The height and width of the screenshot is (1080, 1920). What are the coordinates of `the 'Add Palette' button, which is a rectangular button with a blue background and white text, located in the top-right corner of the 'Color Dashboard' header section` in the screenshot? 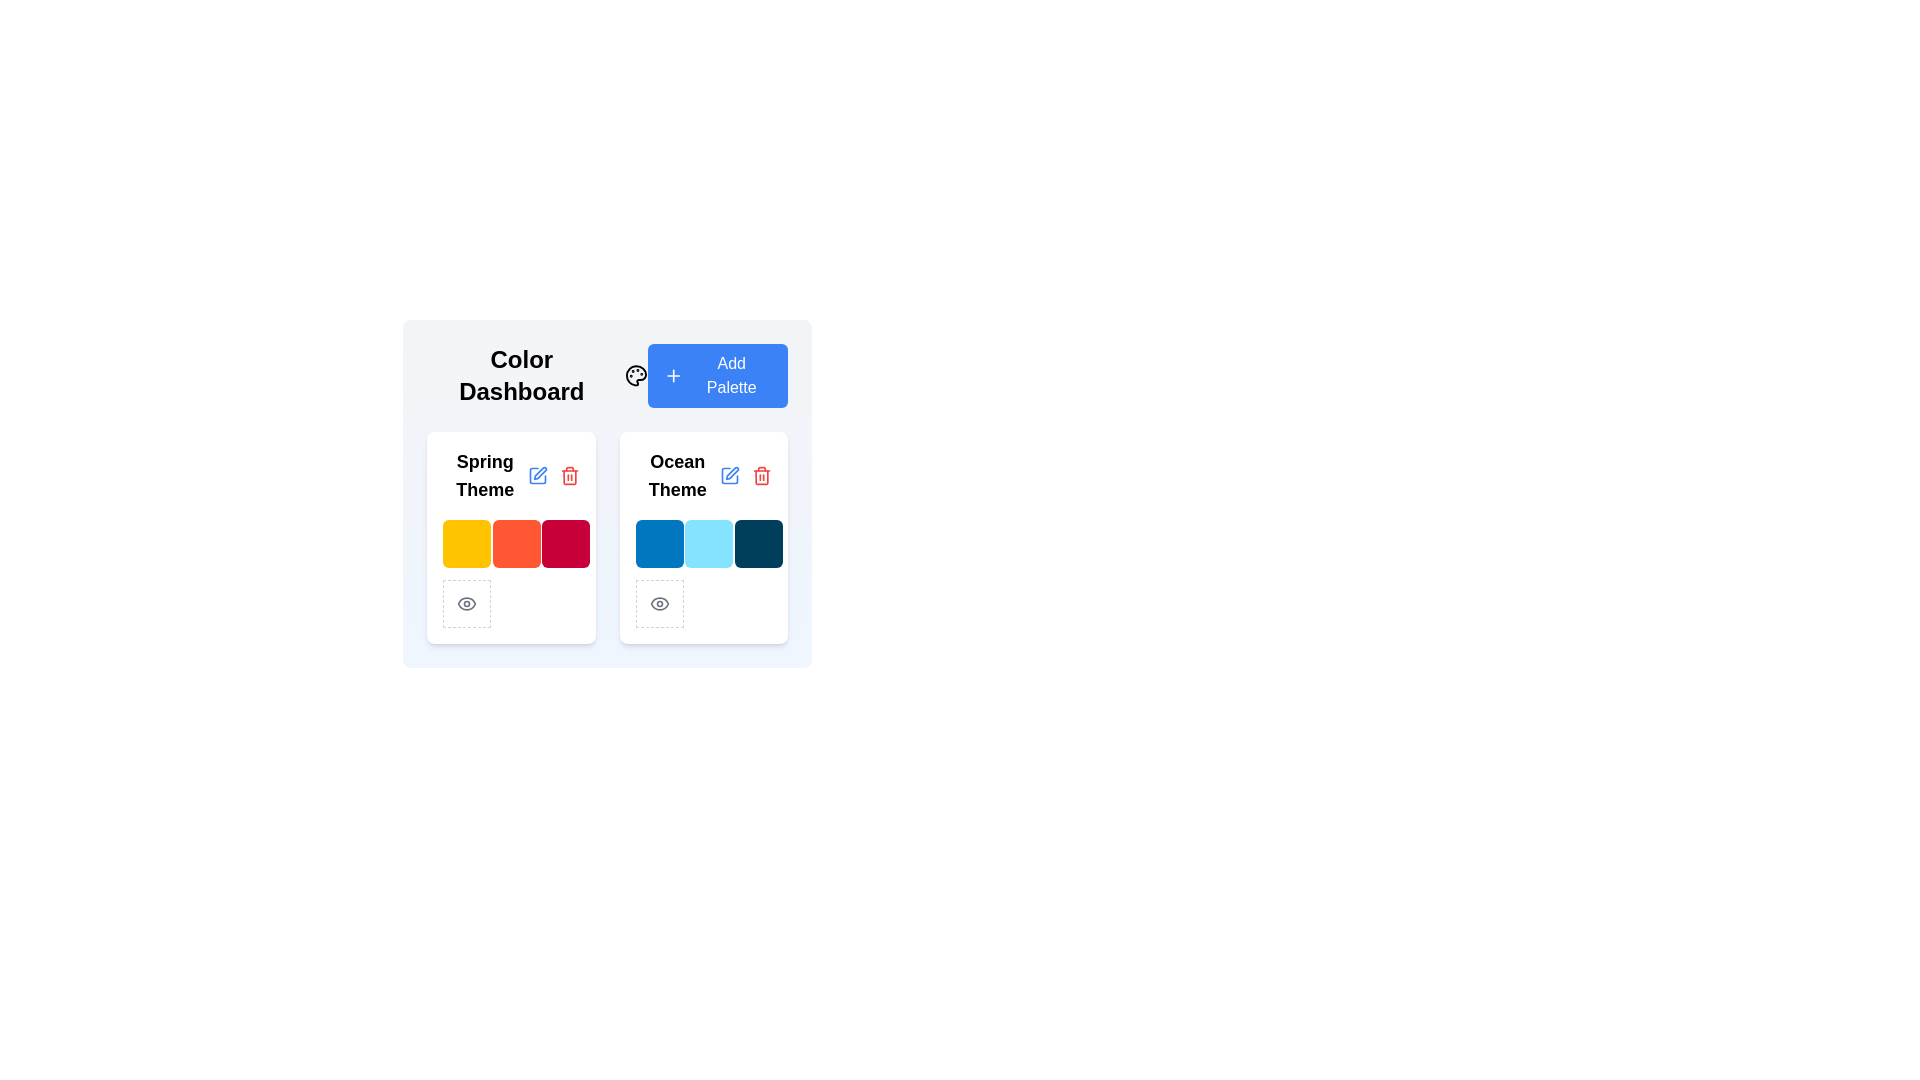 It's located at (718, 375).